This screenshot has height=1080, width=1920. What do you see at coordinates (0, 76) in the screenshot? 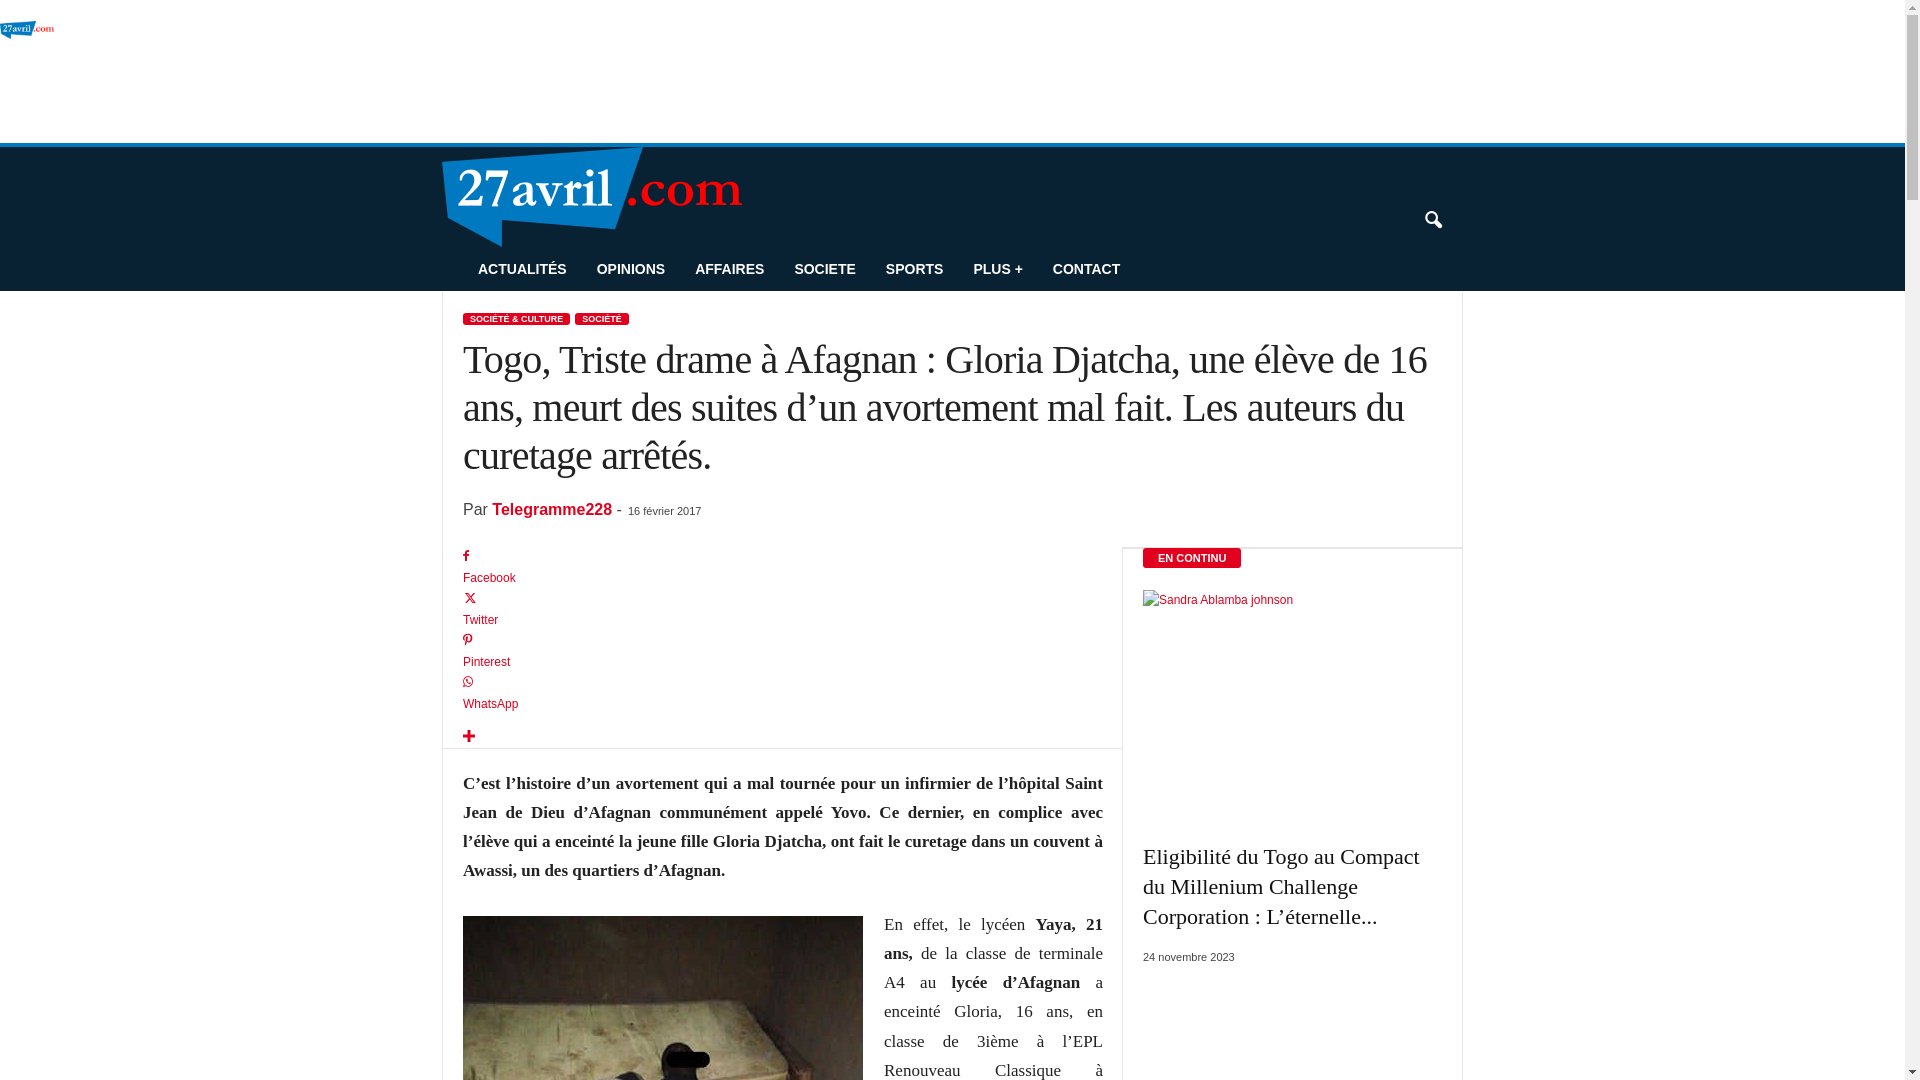
I see `'27avril.com'` at bounding box center [0, 76].